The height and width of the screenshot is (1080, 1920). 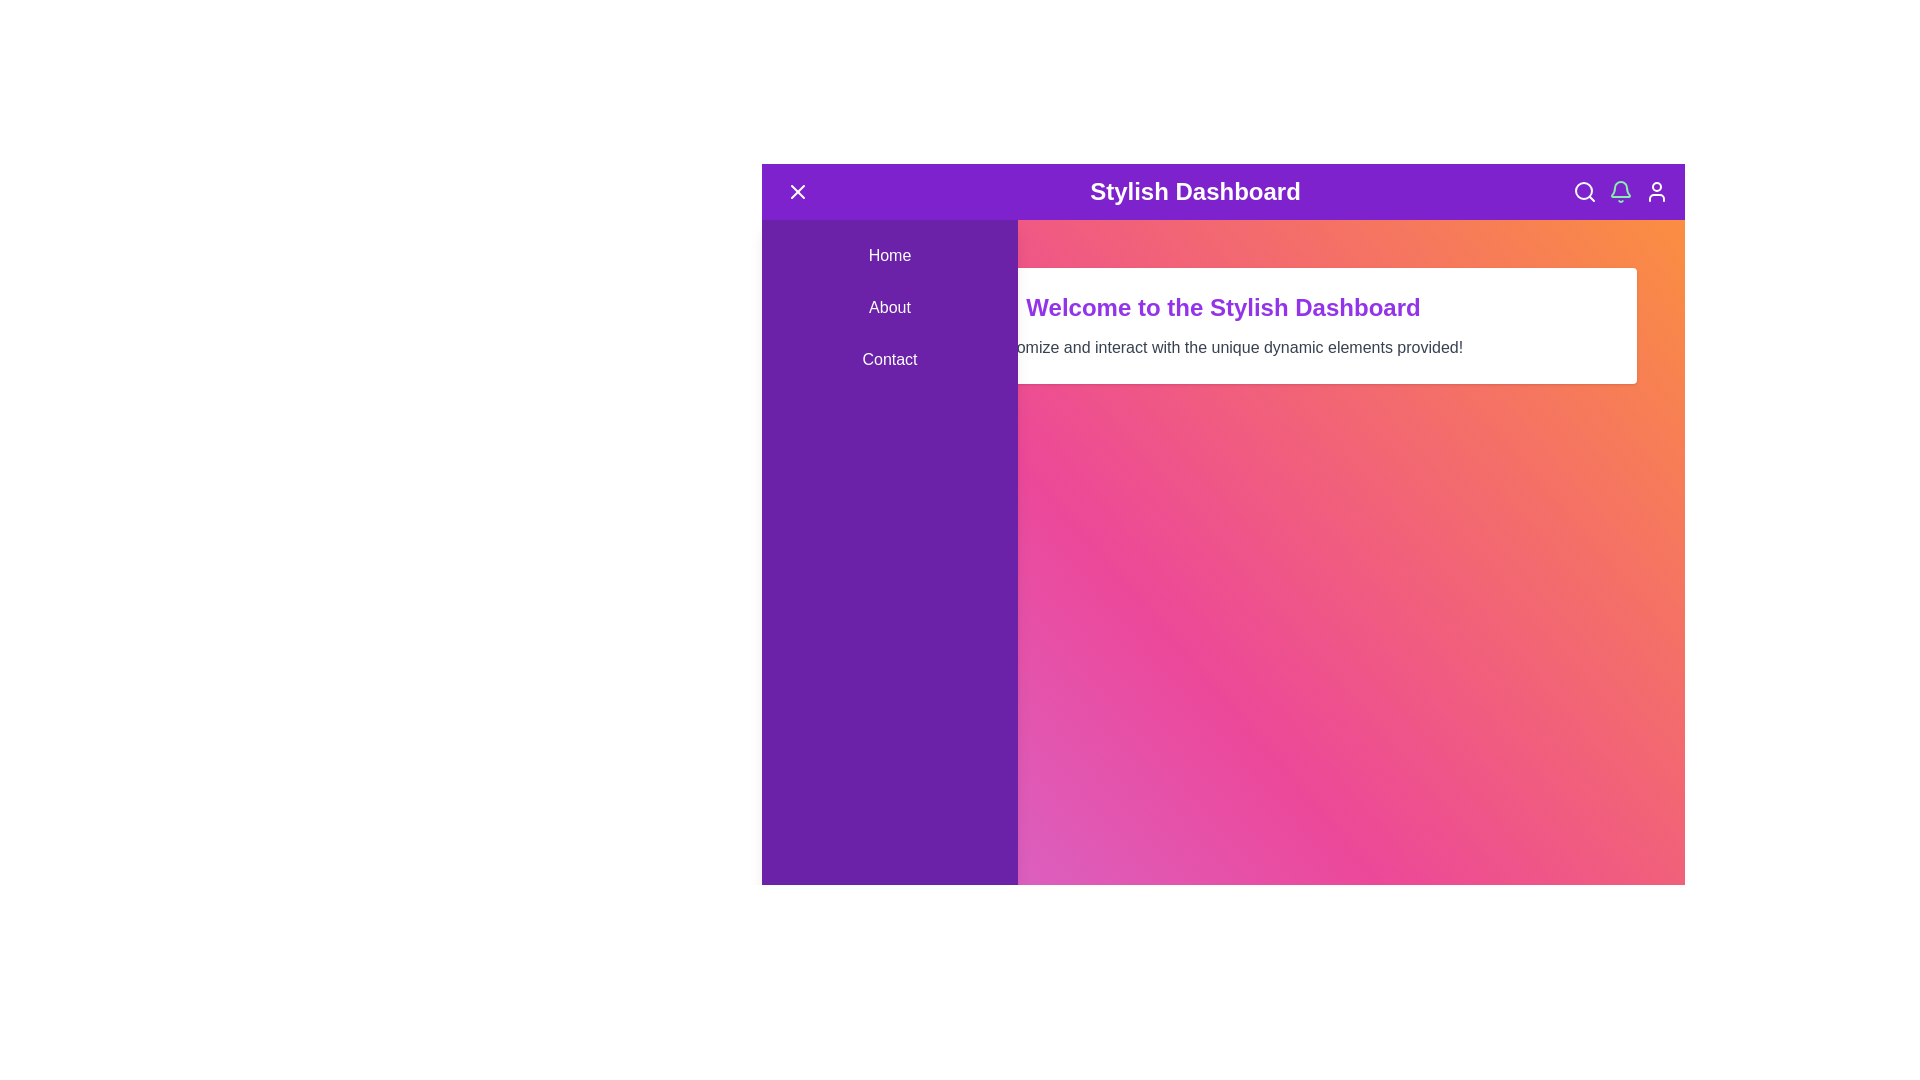 What do you see at coordinates (796, 192) in the screenshot?
I see `the menu button to toggle the side menu visibility` at bounding box center [796, 192].